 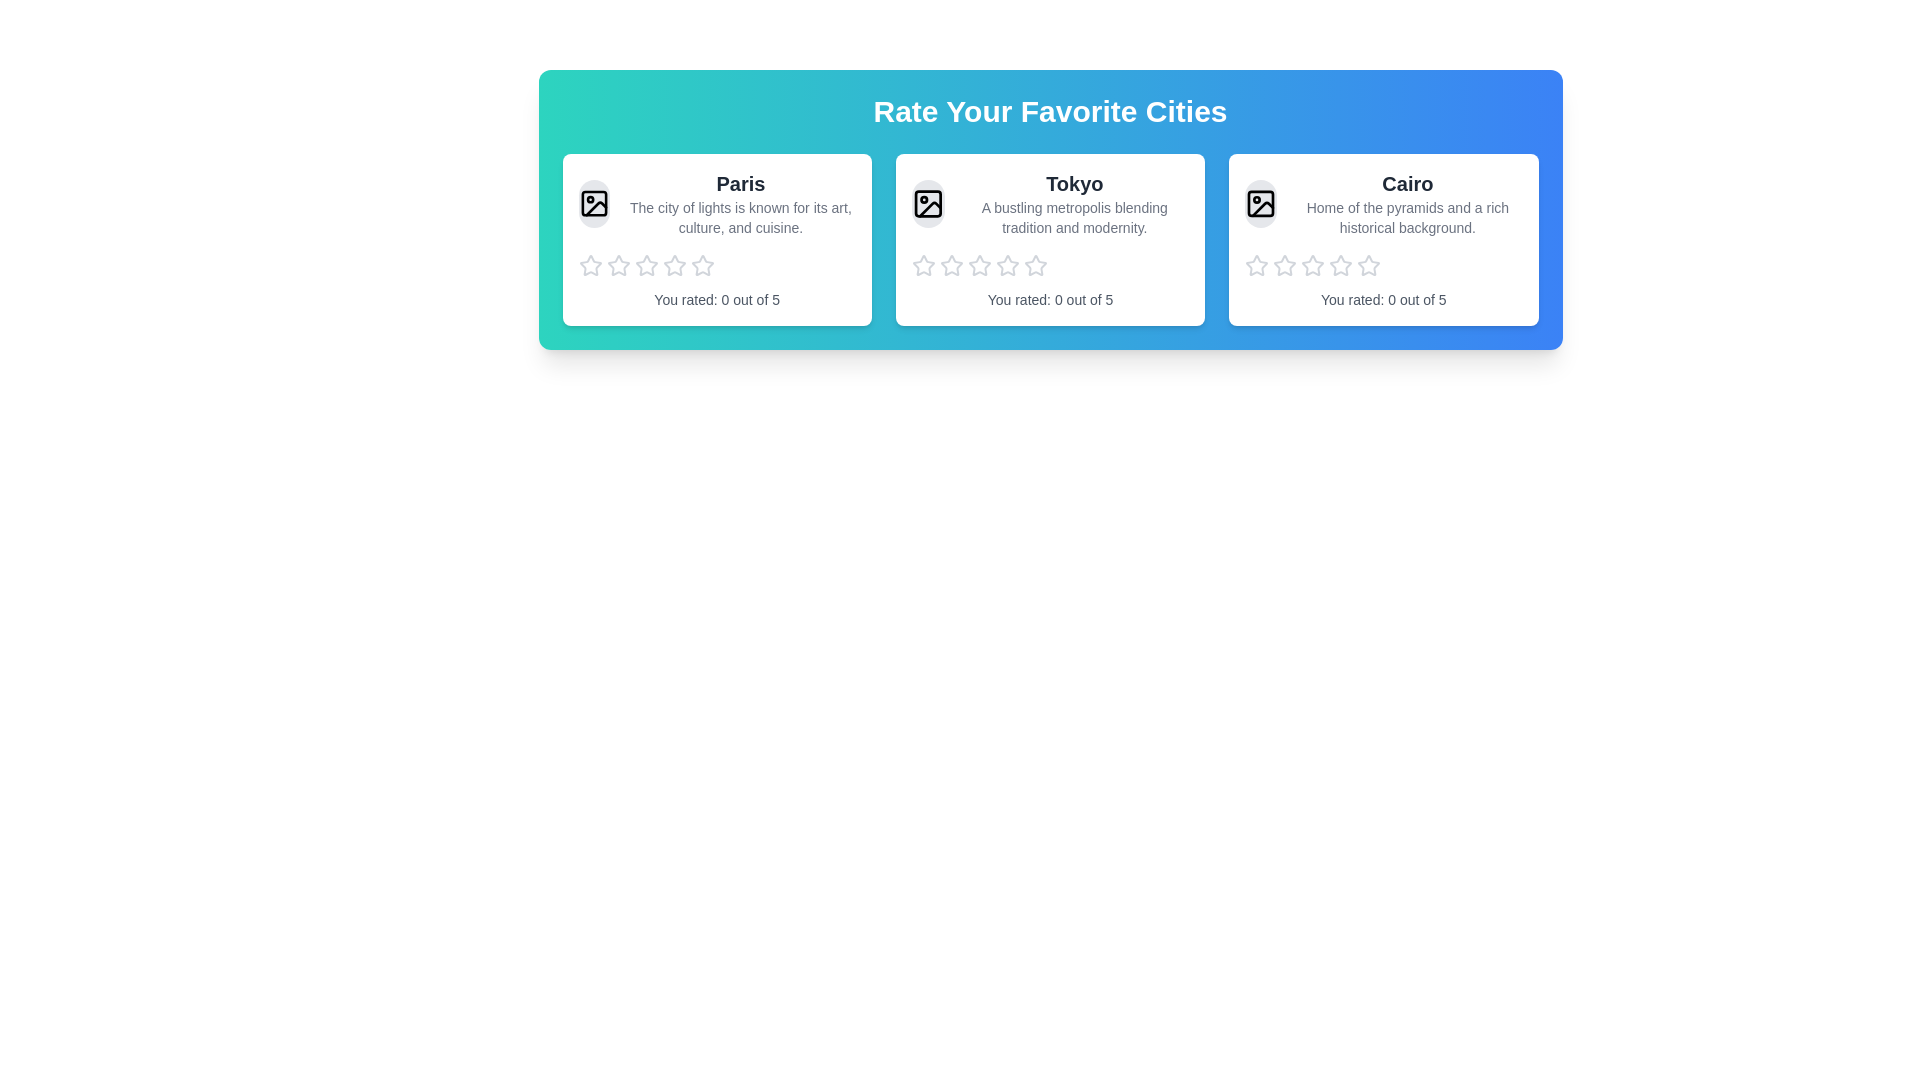 What do you see at coordinates (950, 265) in the screenshot?
I see `the second star icon in the rating system for 'Tokyo'` at bounding box center [950, 265].